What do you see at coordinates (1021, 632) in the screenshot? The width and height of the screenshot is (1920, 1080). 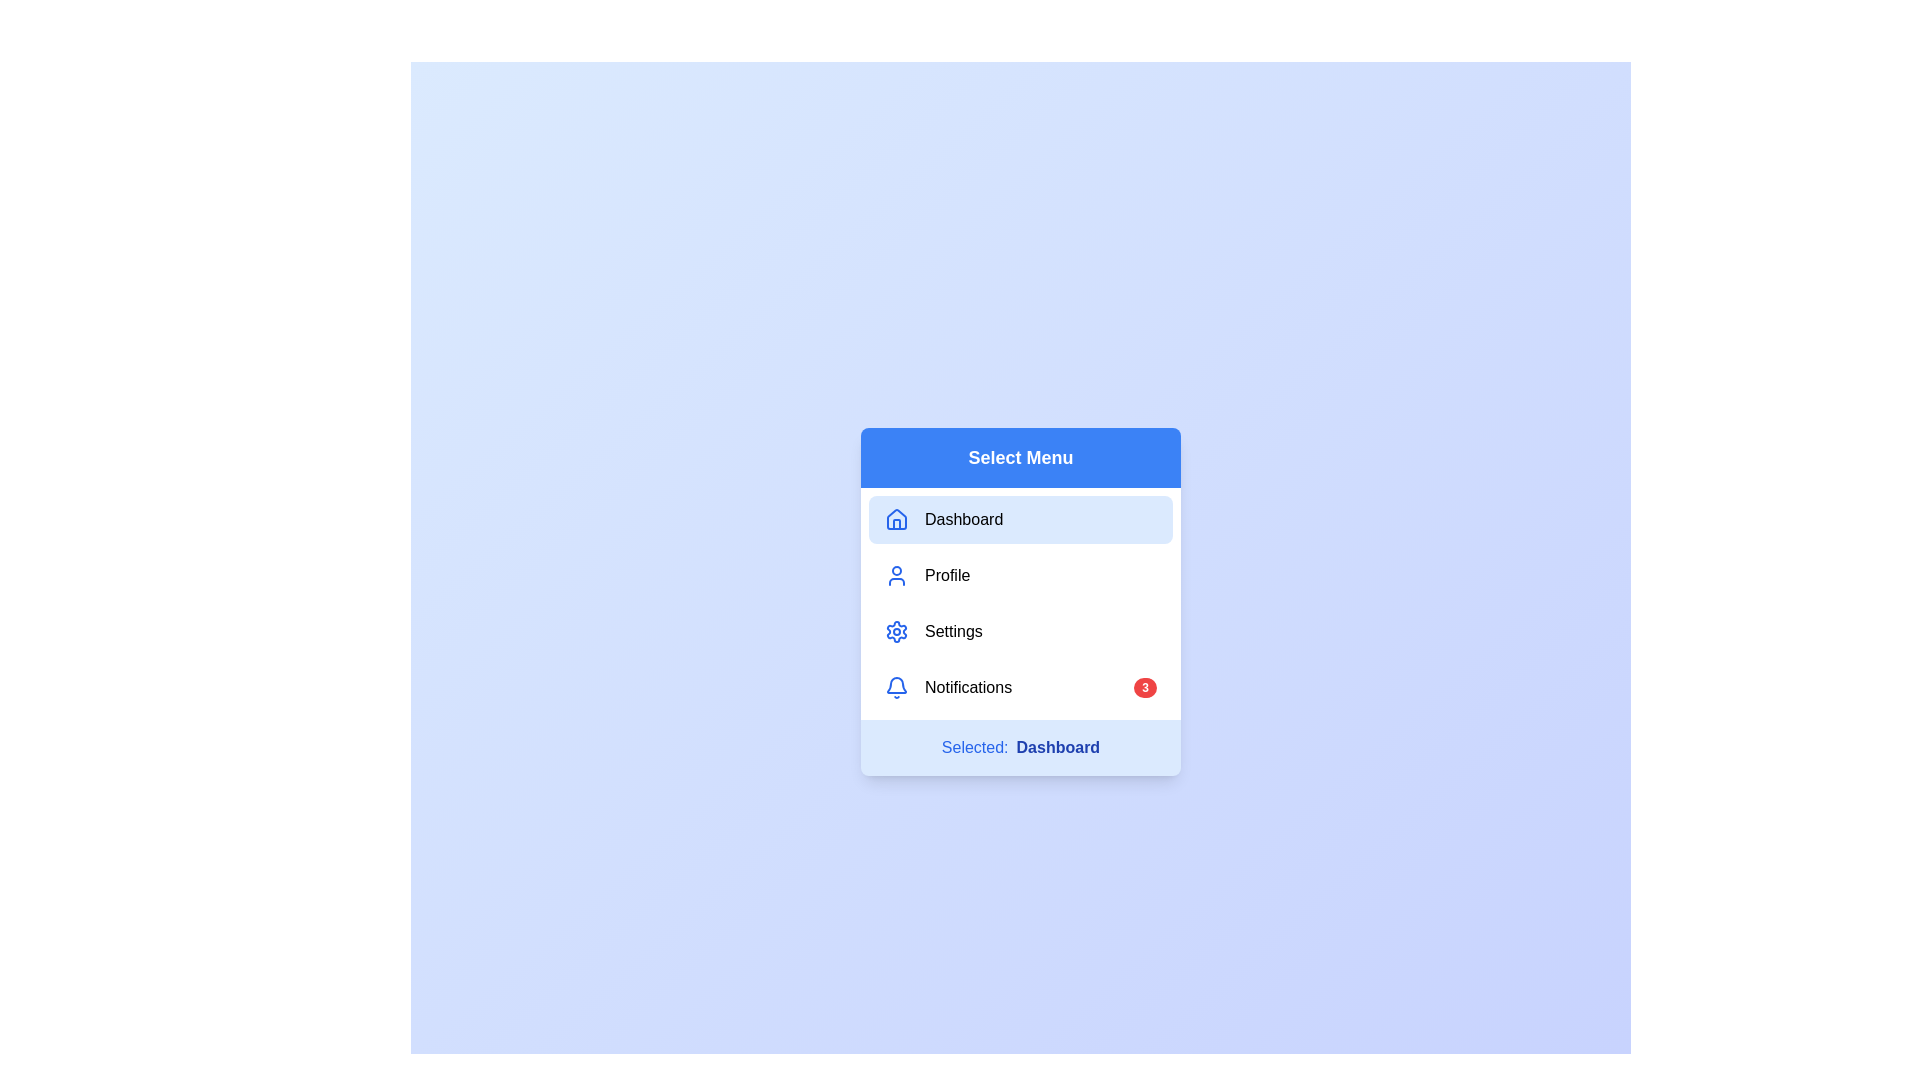 I see `the menu item Settings to see its hover effect` at bounding box center [1021, 632].